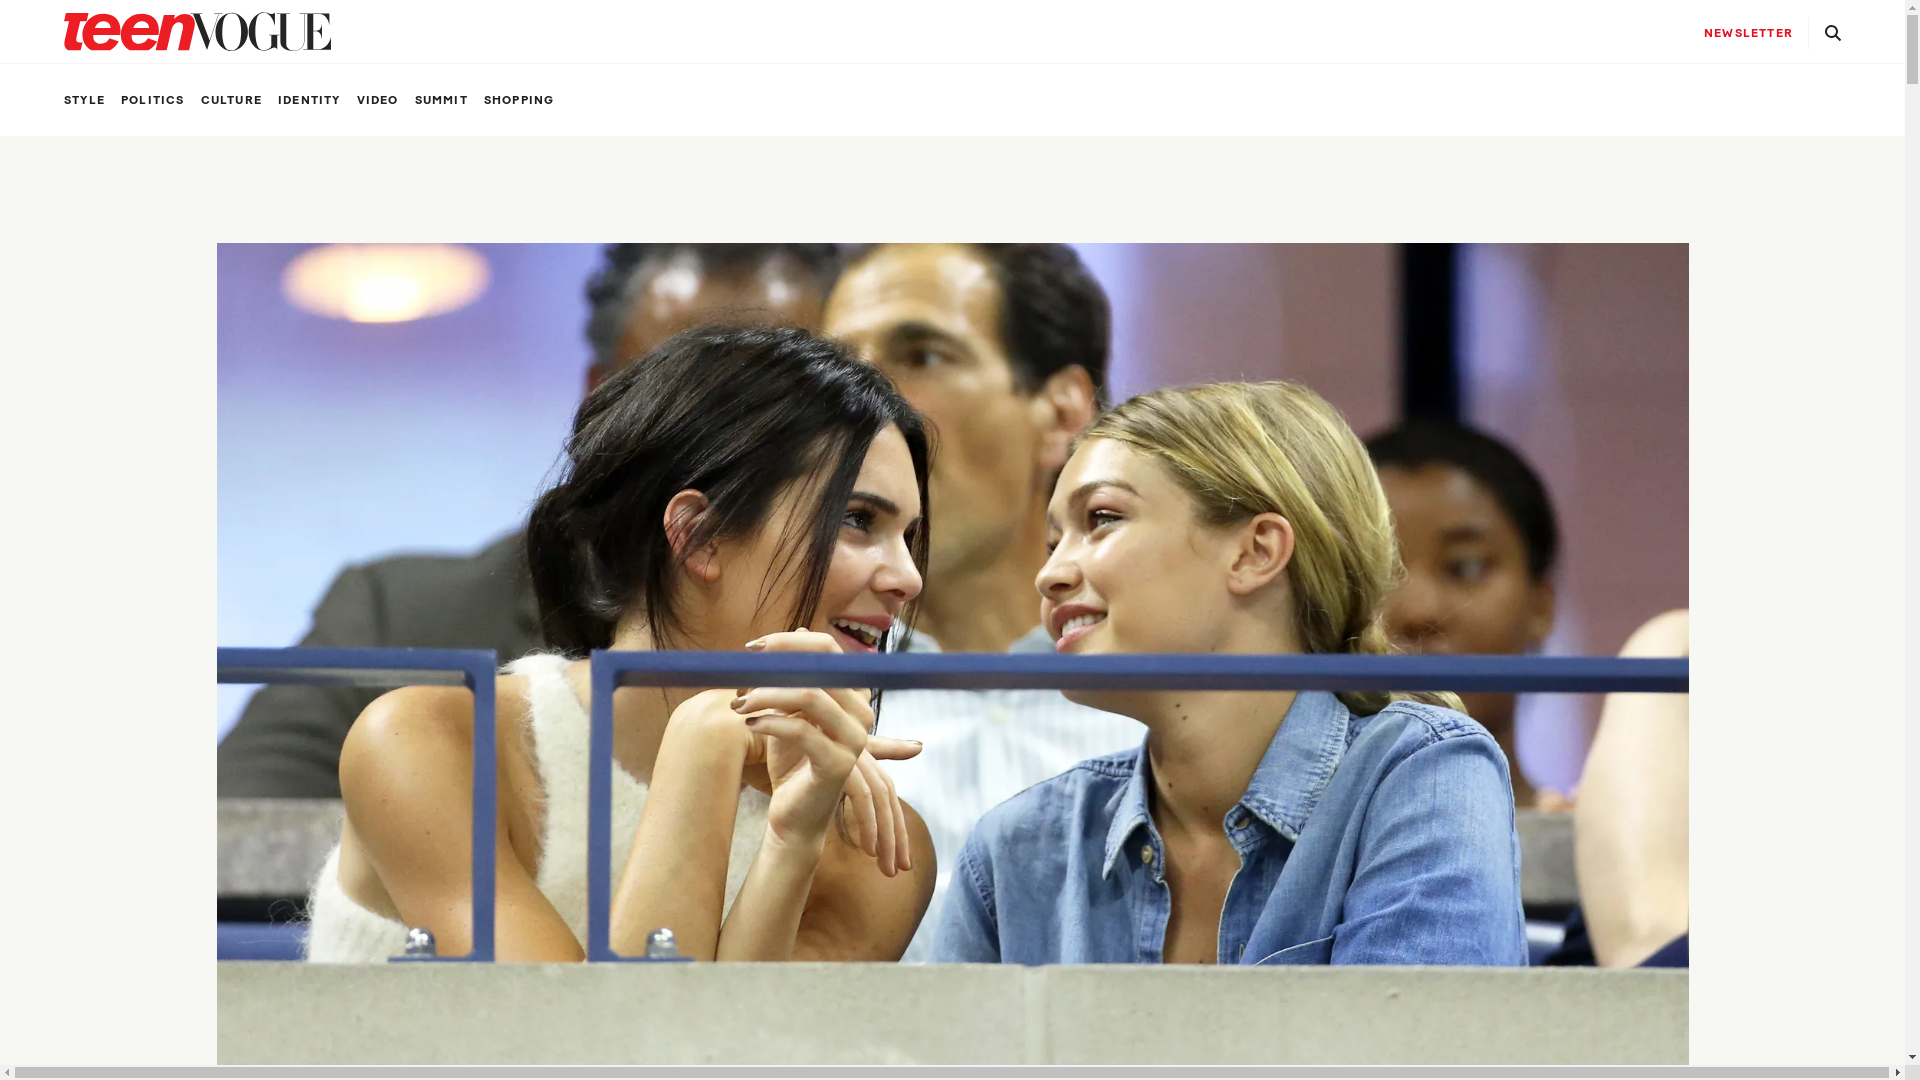  What do you see at coordinates (83, 100) in the screenshot?
I see `'STYLE'` at bounding box center [83, 100].